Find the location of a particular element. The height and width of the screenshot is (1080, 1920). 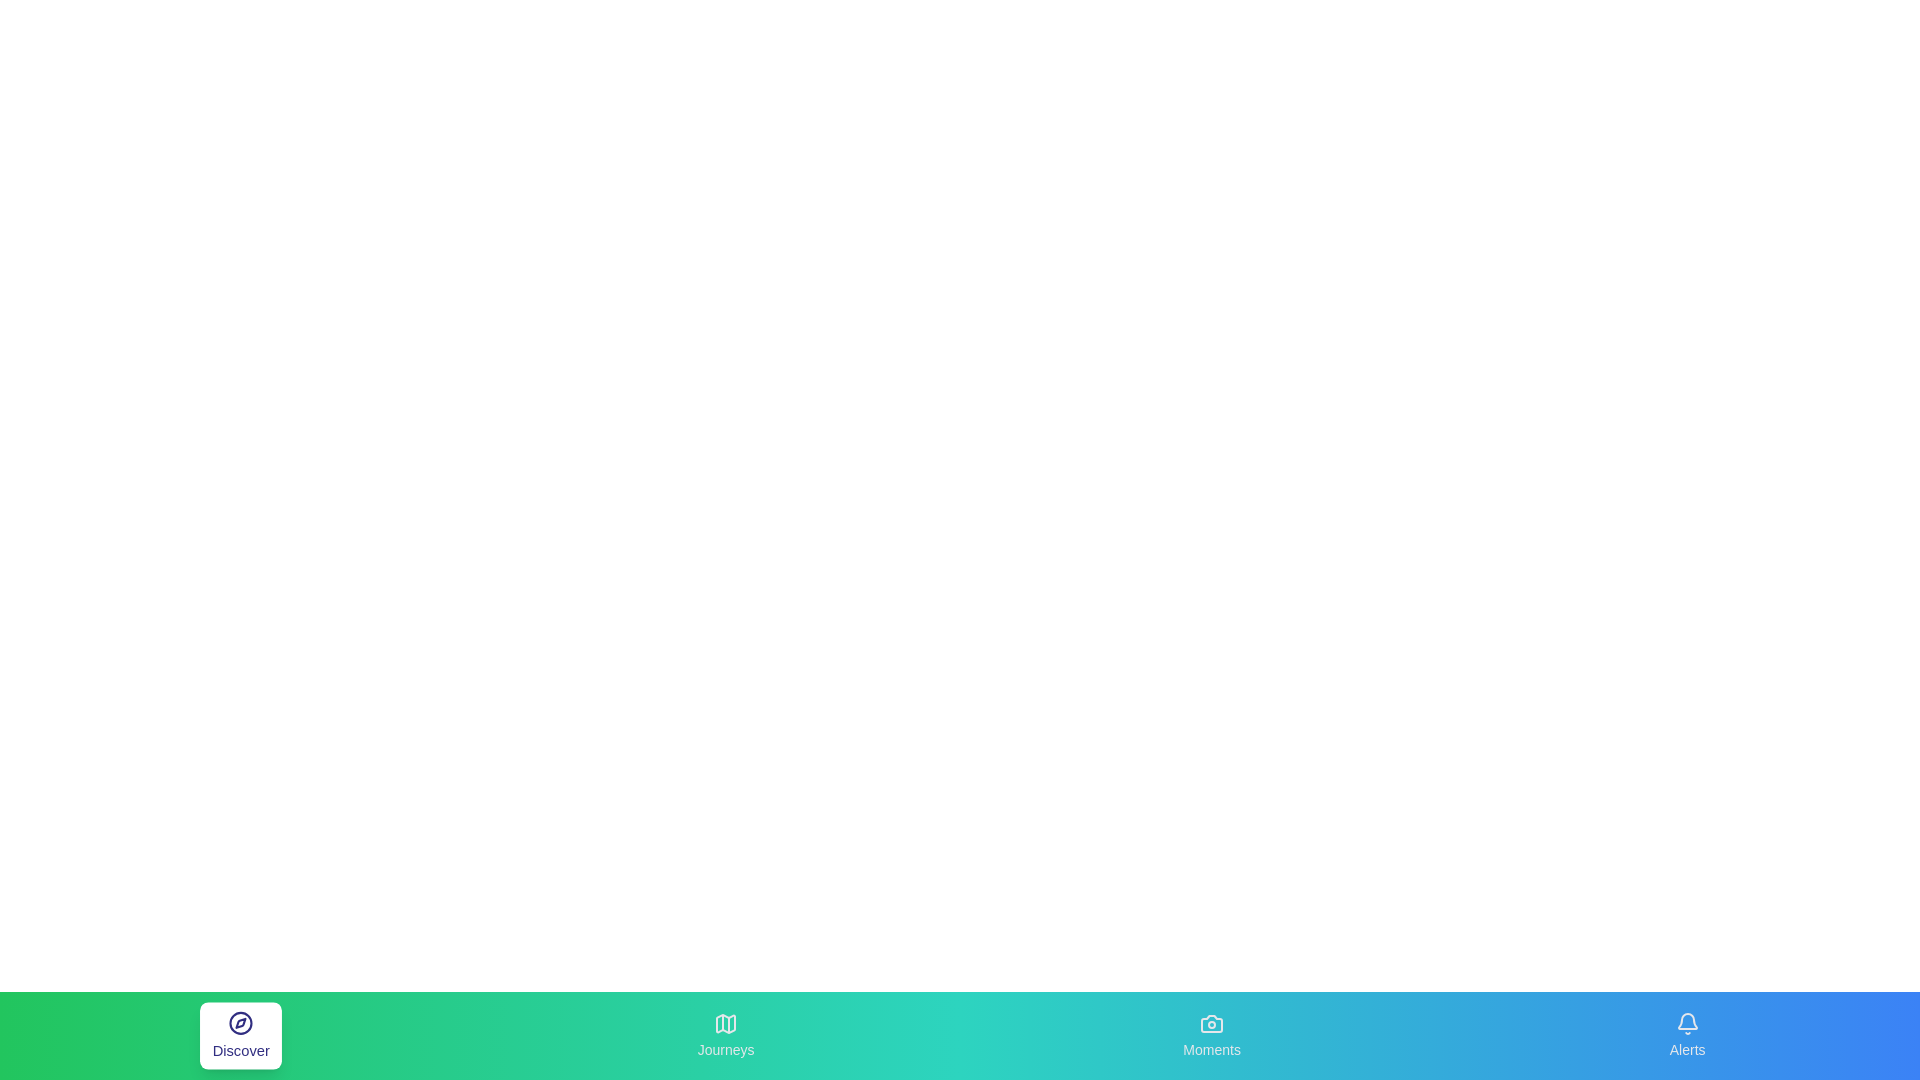

the Discover tab to observe its visual feedback is located at coordinates (240, 1035).